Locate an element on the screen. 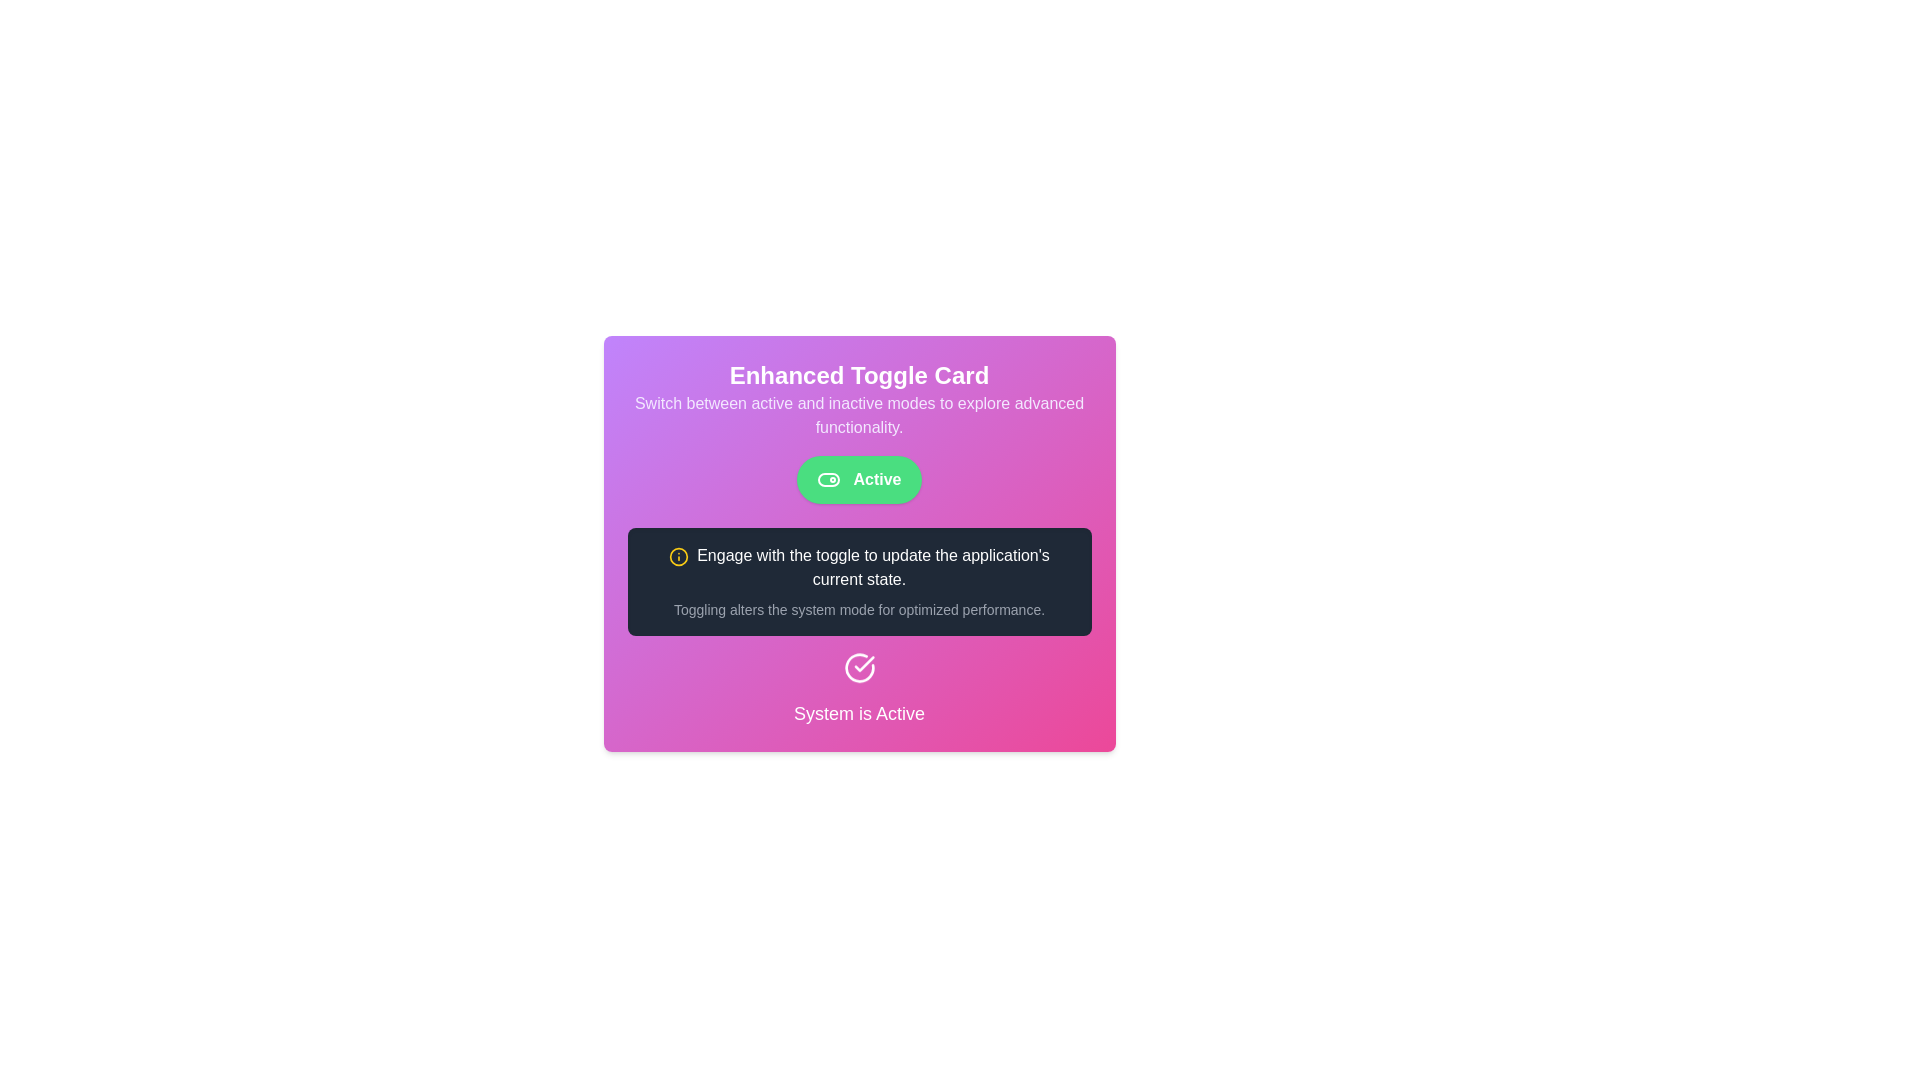 This screenshot has height=1080, width=1920. the checkmark icon located in the lower-center region of the interface, which indicates confirmation or success is located at coordinates (864, 668).